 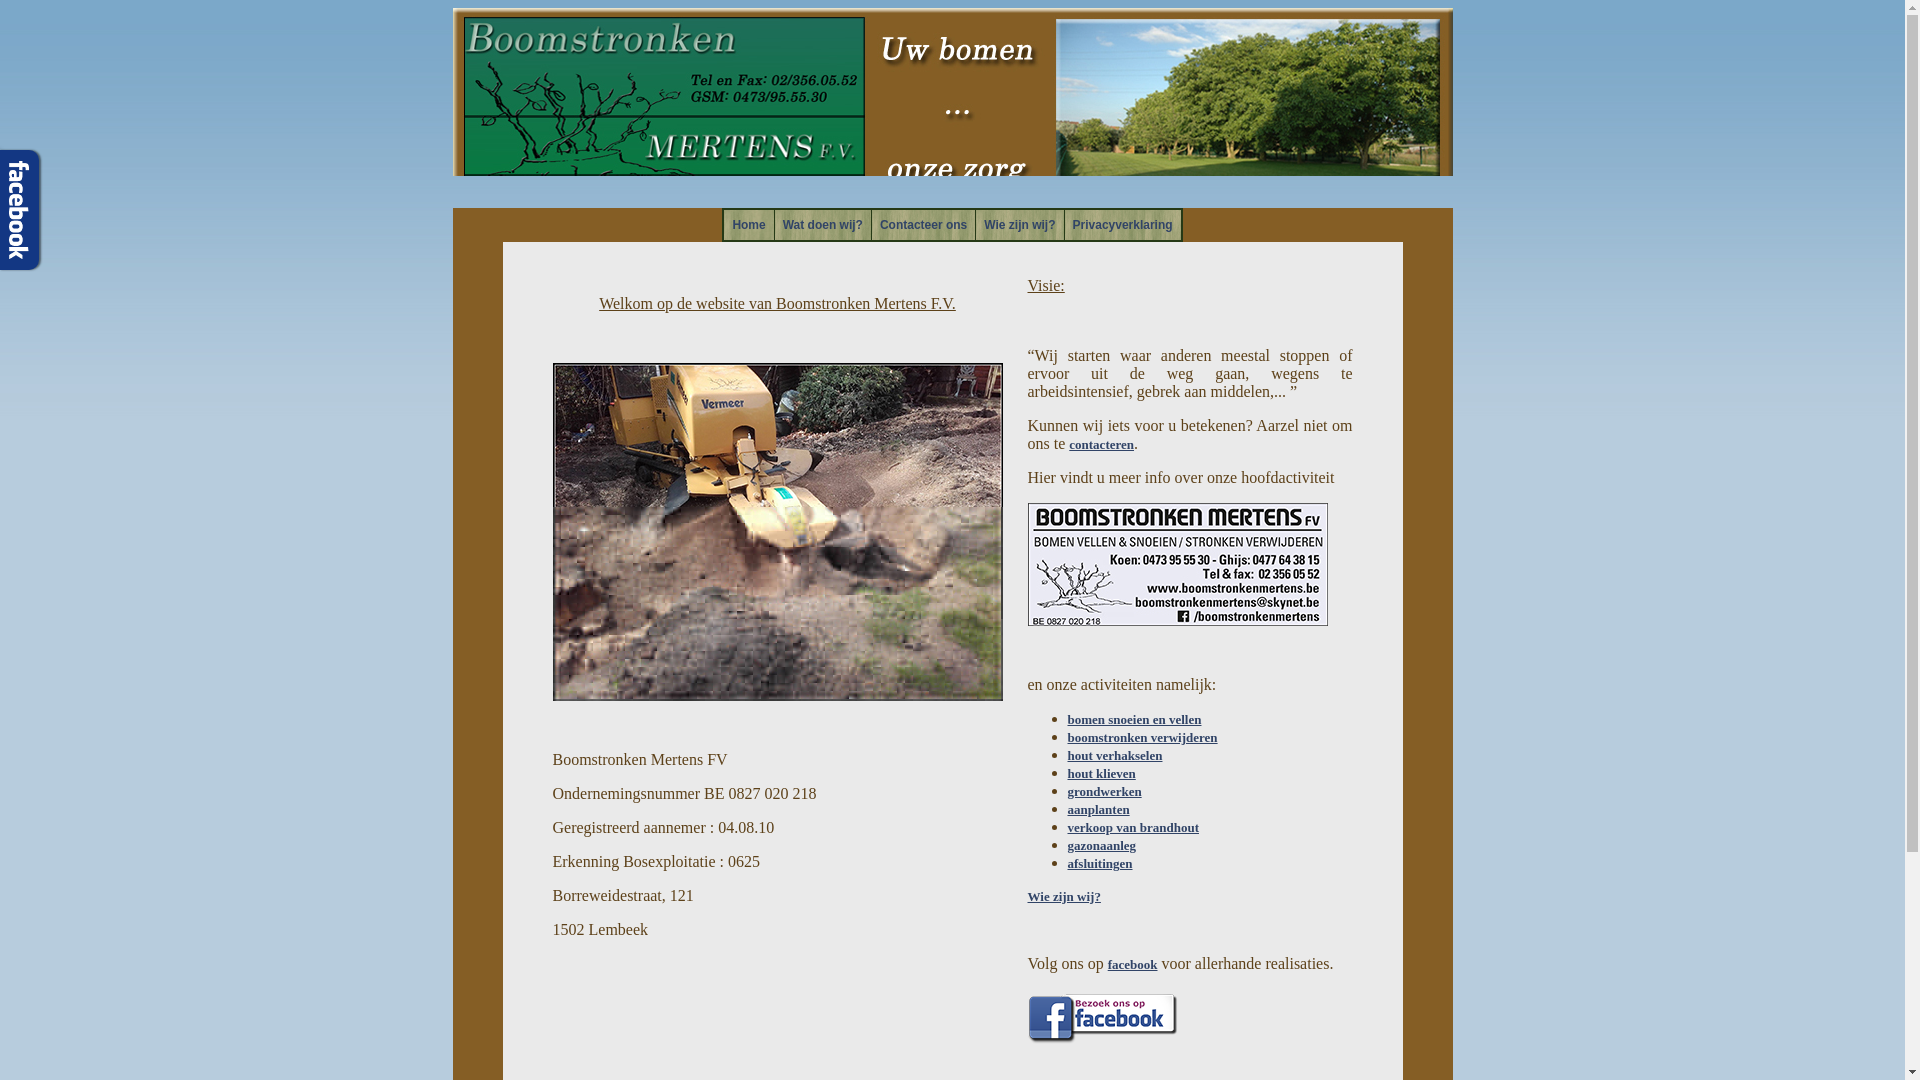 I want to click on 'Privacyverklaring', so click(x=1123, y=224).